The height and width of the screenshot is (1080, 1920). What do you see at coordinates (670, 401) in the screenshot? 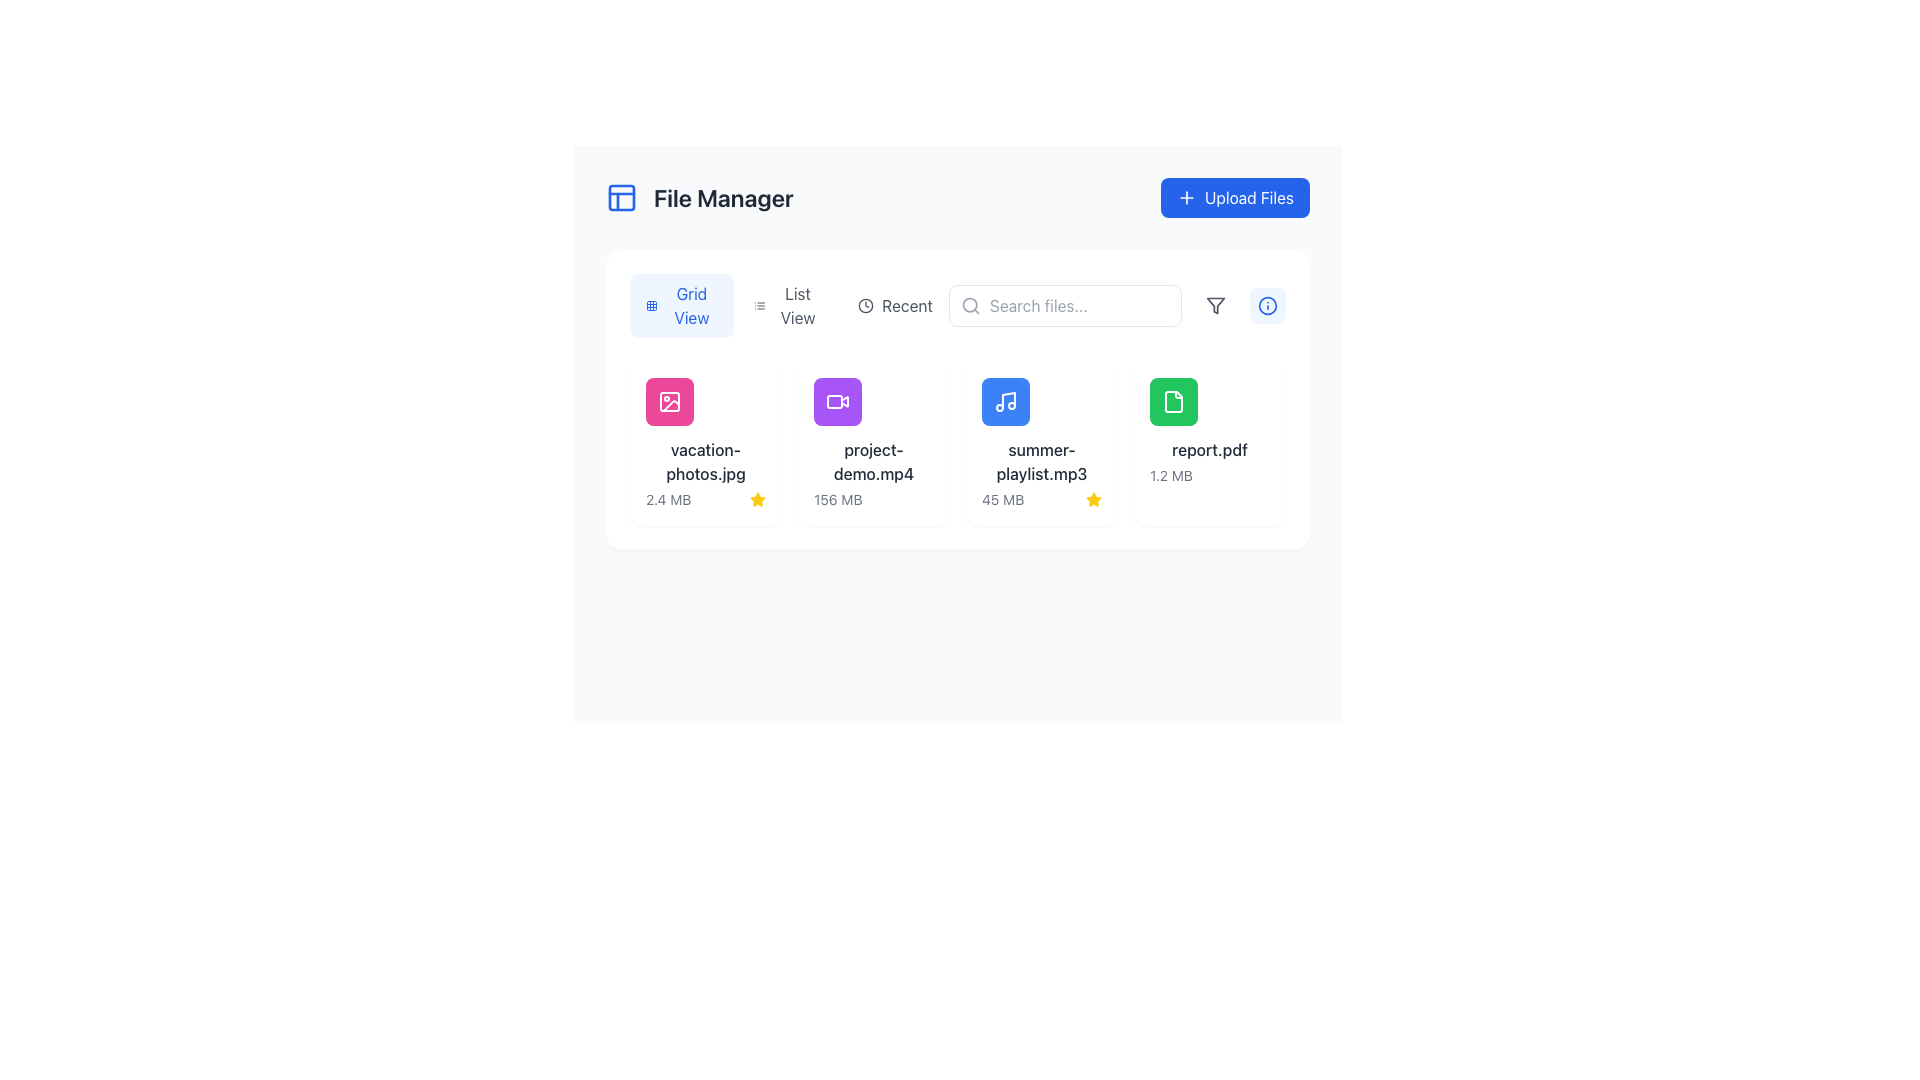
I see `the Icon button with a pink background and a white photo icon` at bounding box center [670, 401].